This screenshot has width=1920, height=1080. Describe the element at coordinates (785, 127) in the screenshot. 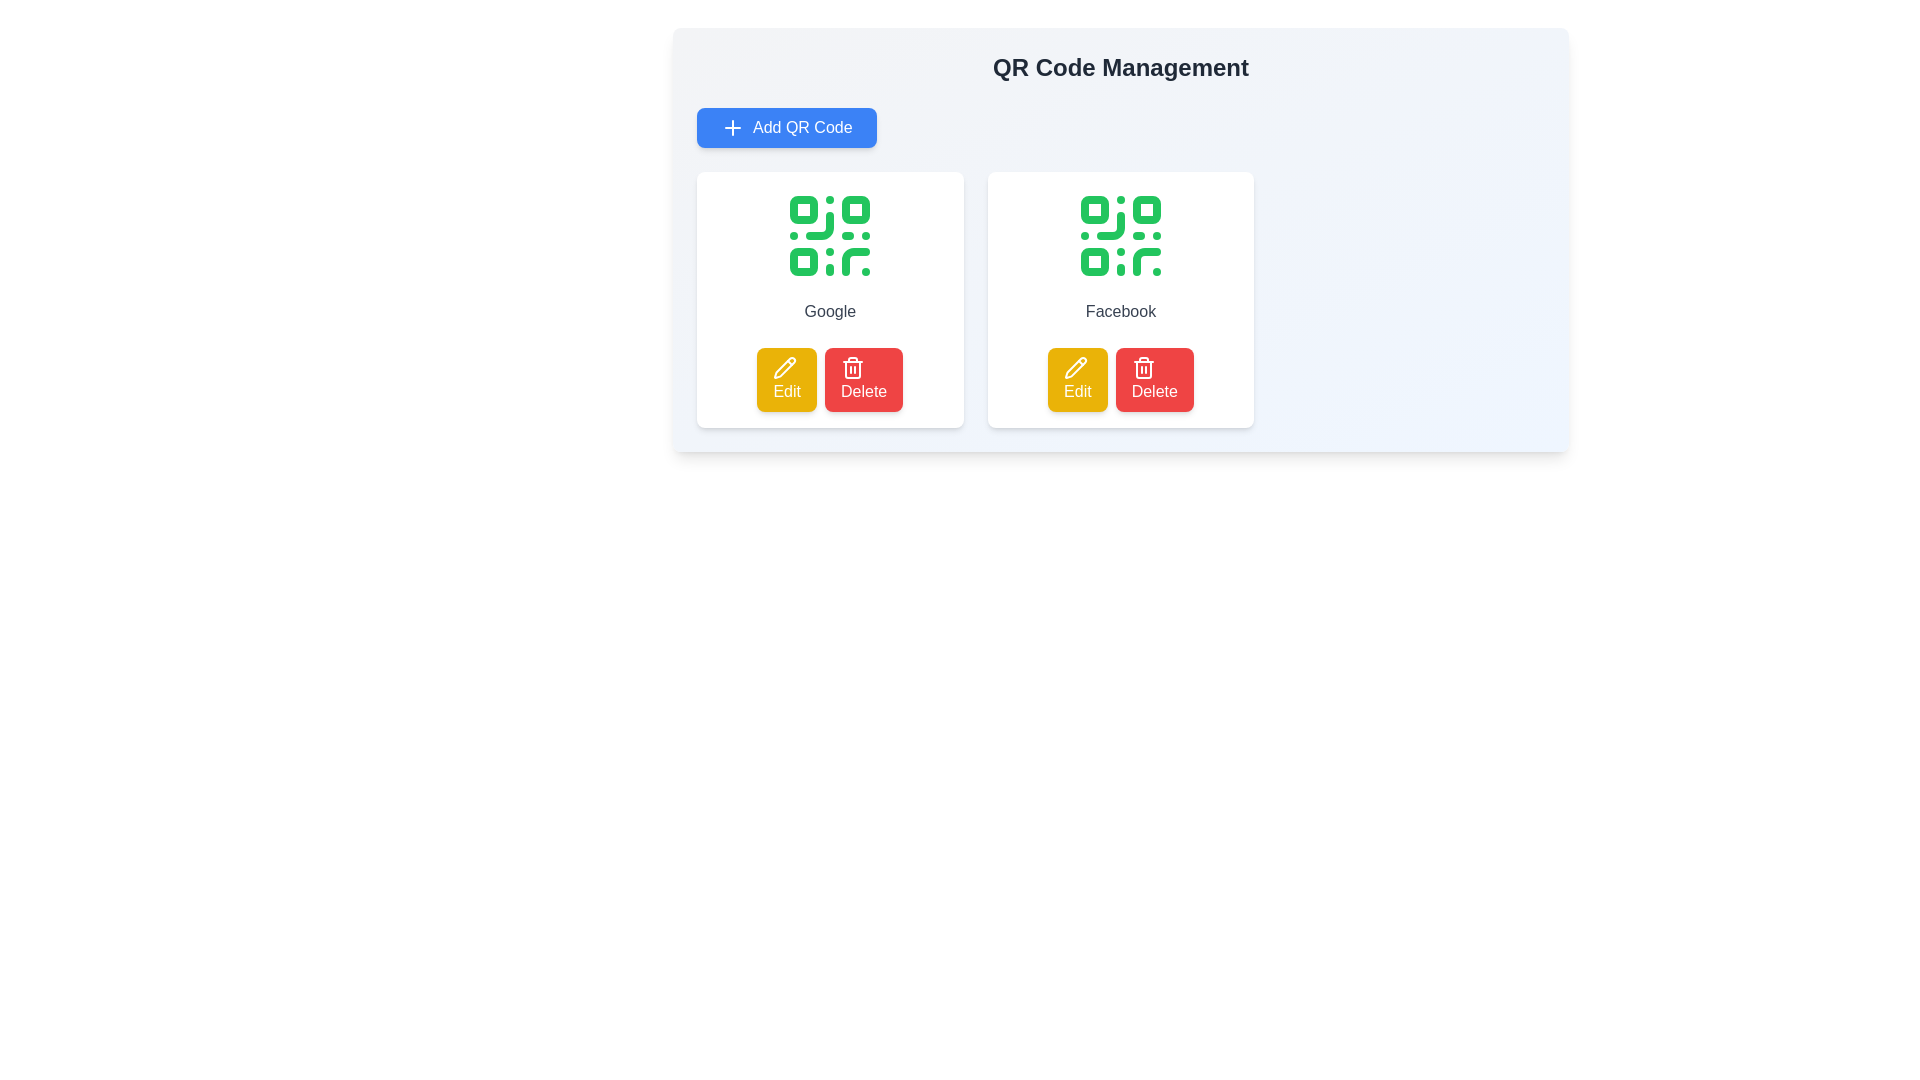

I see `the rectangular button with a blue background and white text labeled 'Add QR Code'` at that location.